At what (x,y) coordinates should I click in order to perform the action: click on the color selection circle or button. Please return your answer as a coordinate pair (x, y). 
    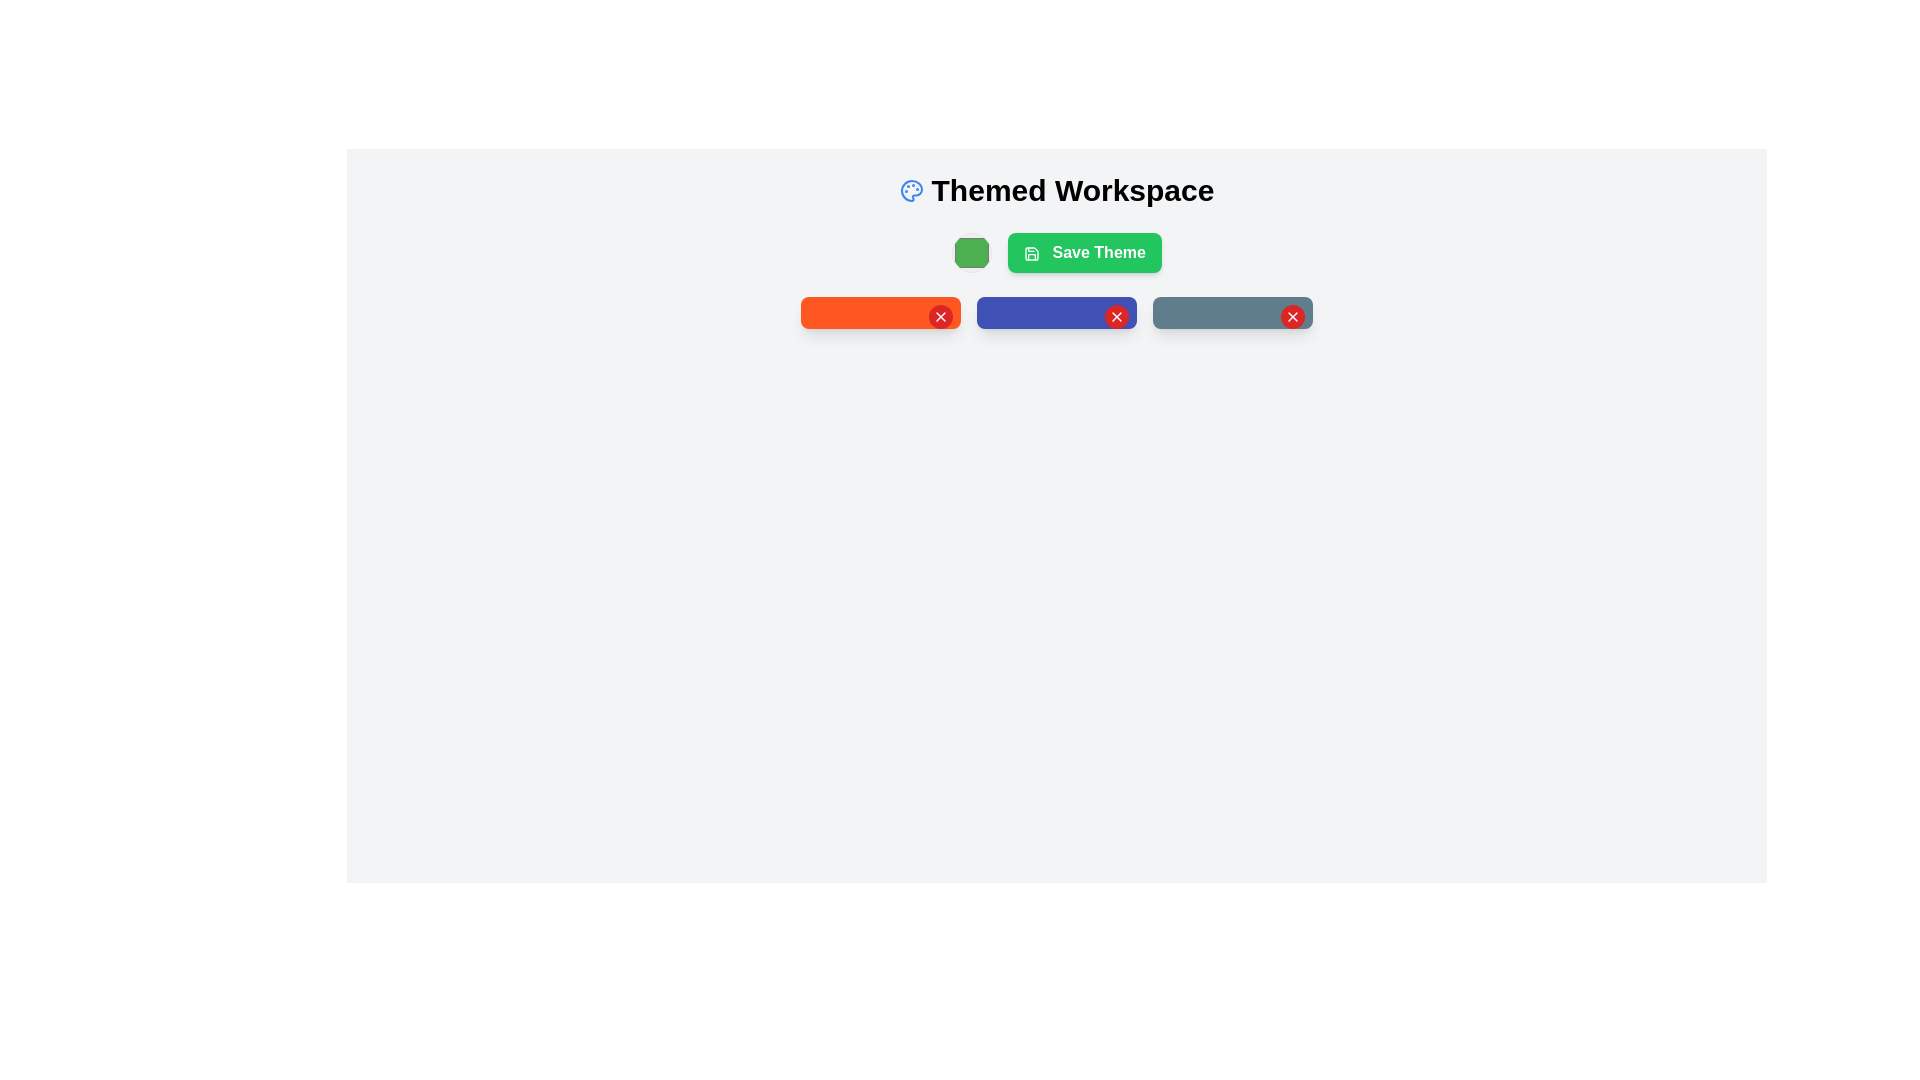
    Looking at the image, I should click on (972, 252).